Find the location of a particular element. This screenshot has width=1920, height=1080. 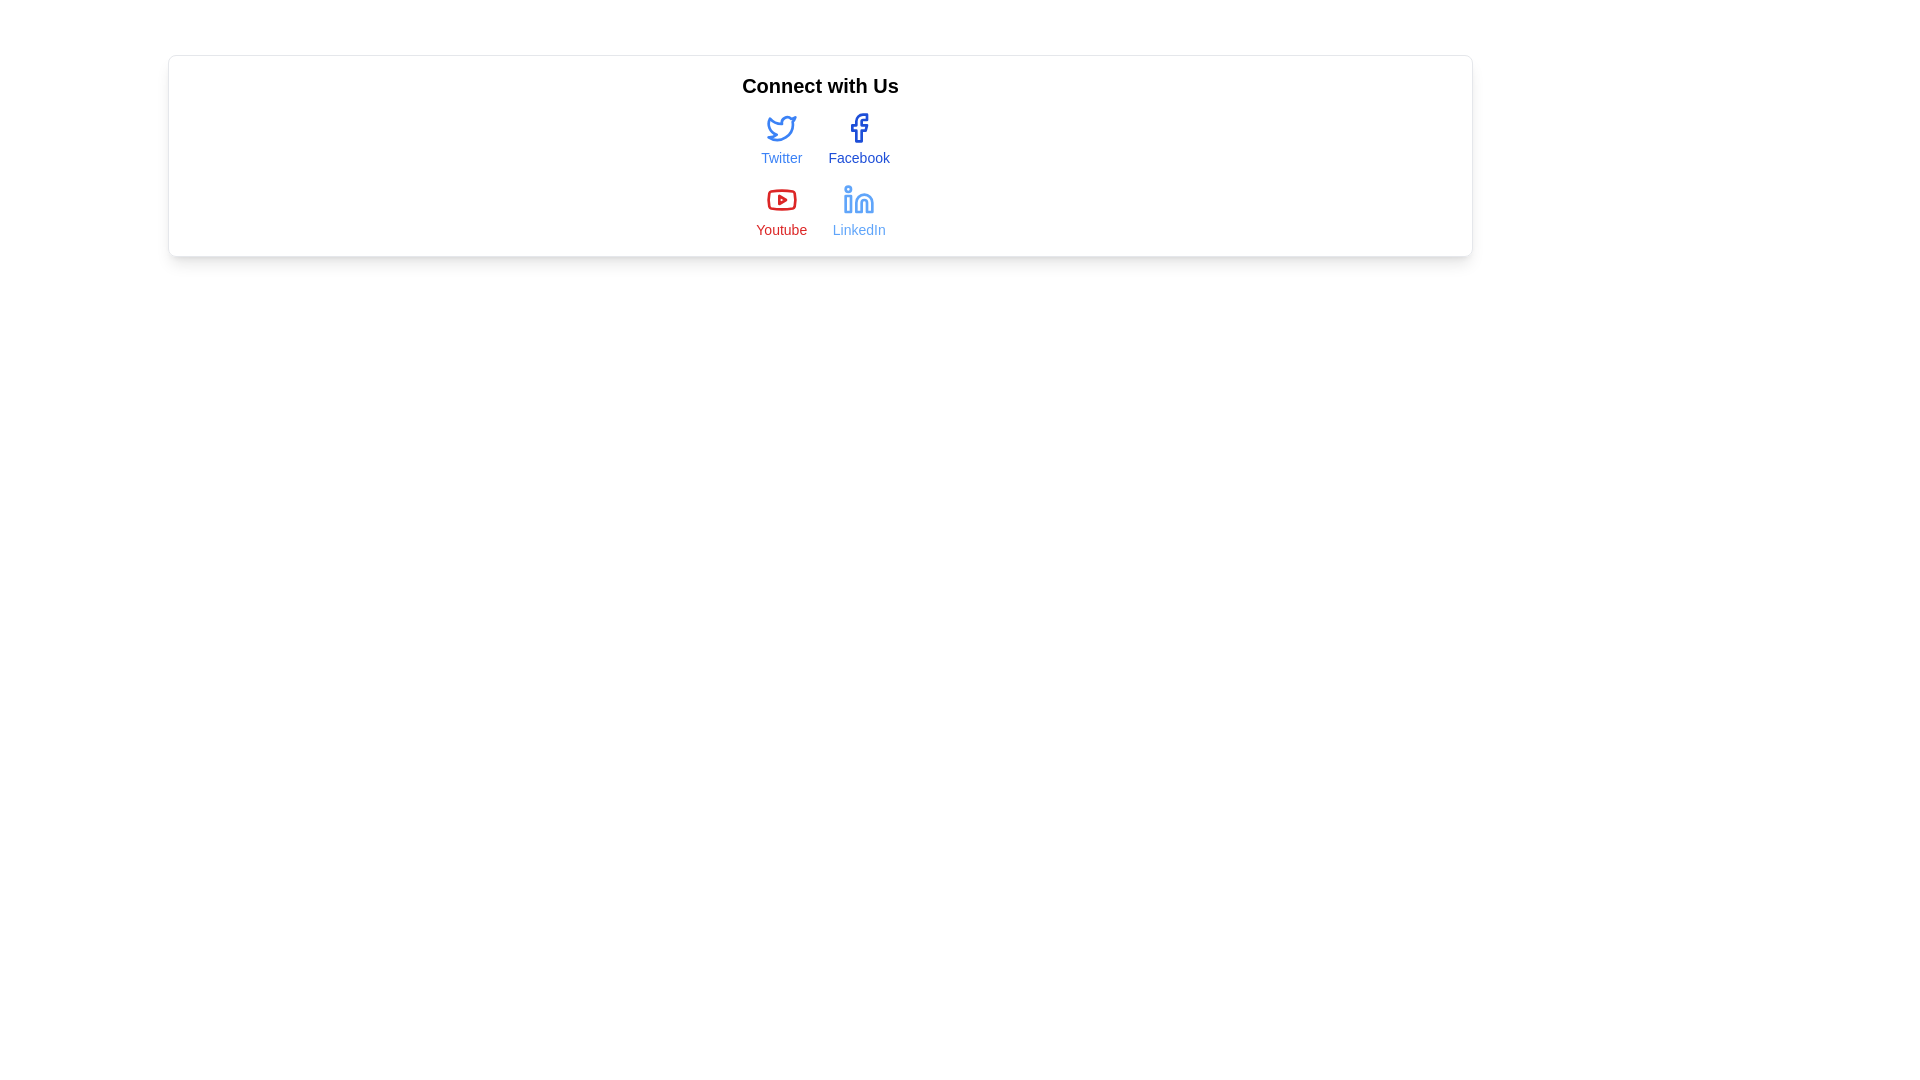

the Facebook button-like hyperlink is located at coordinates (859, 138).